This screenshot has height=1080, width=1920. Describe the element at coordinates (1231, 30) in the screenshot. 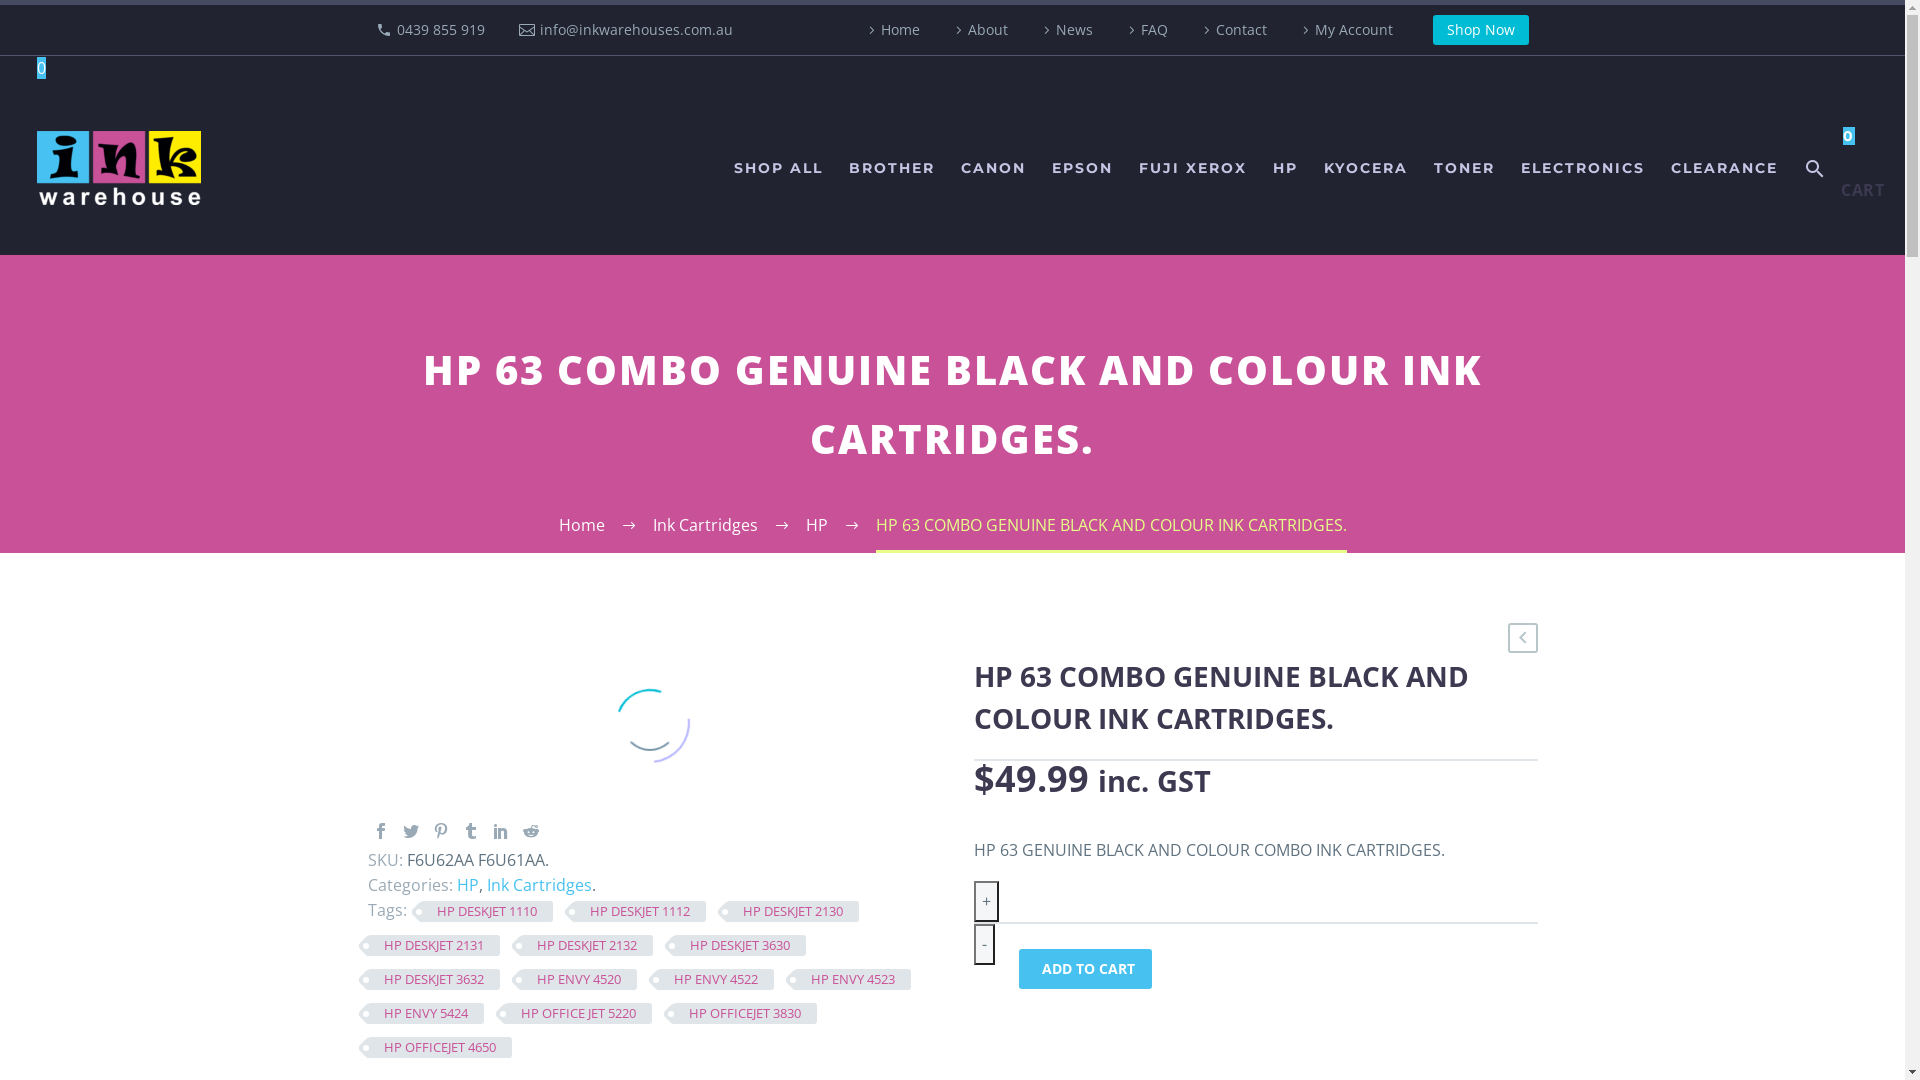

I see `'Contact'` at that location.